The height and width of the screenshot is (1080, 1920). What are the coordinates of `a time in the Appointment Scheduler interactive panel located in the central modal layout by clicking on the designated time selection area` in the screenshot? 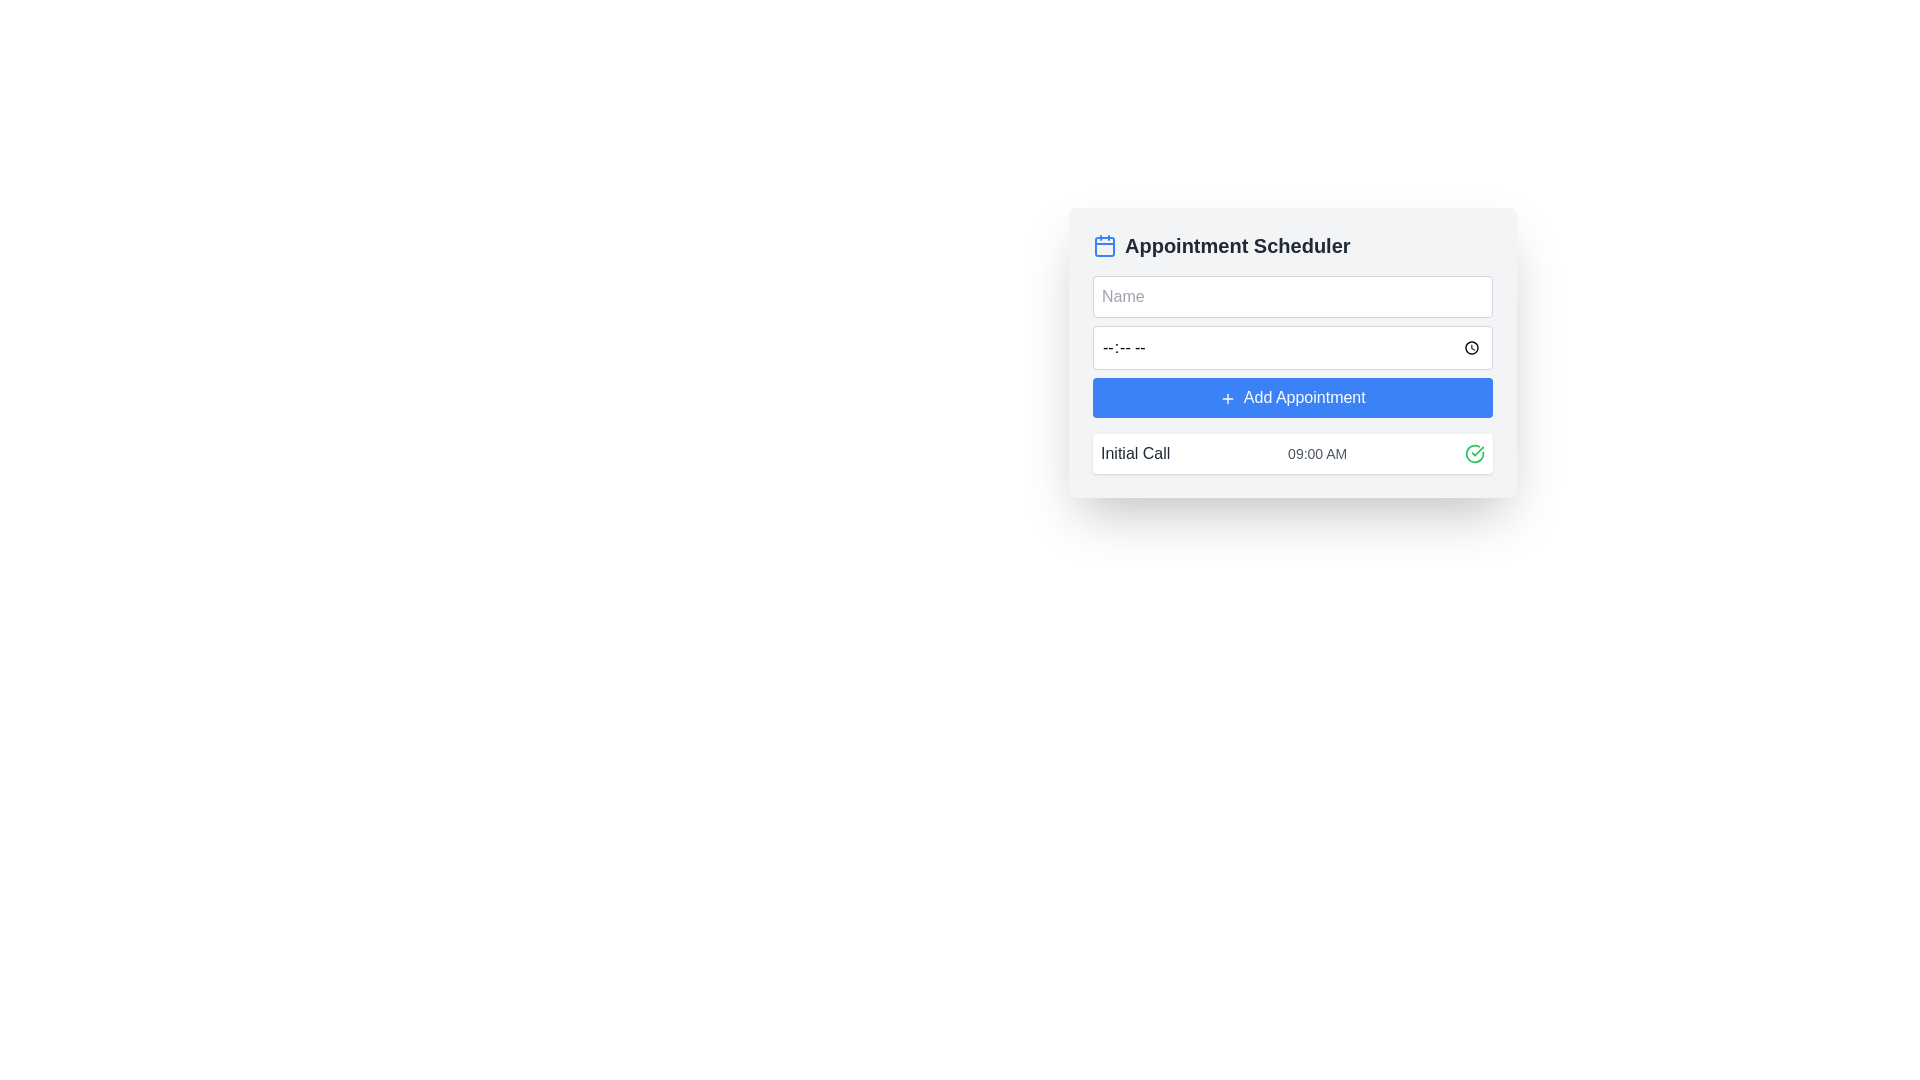 It's located at (1292, 352).